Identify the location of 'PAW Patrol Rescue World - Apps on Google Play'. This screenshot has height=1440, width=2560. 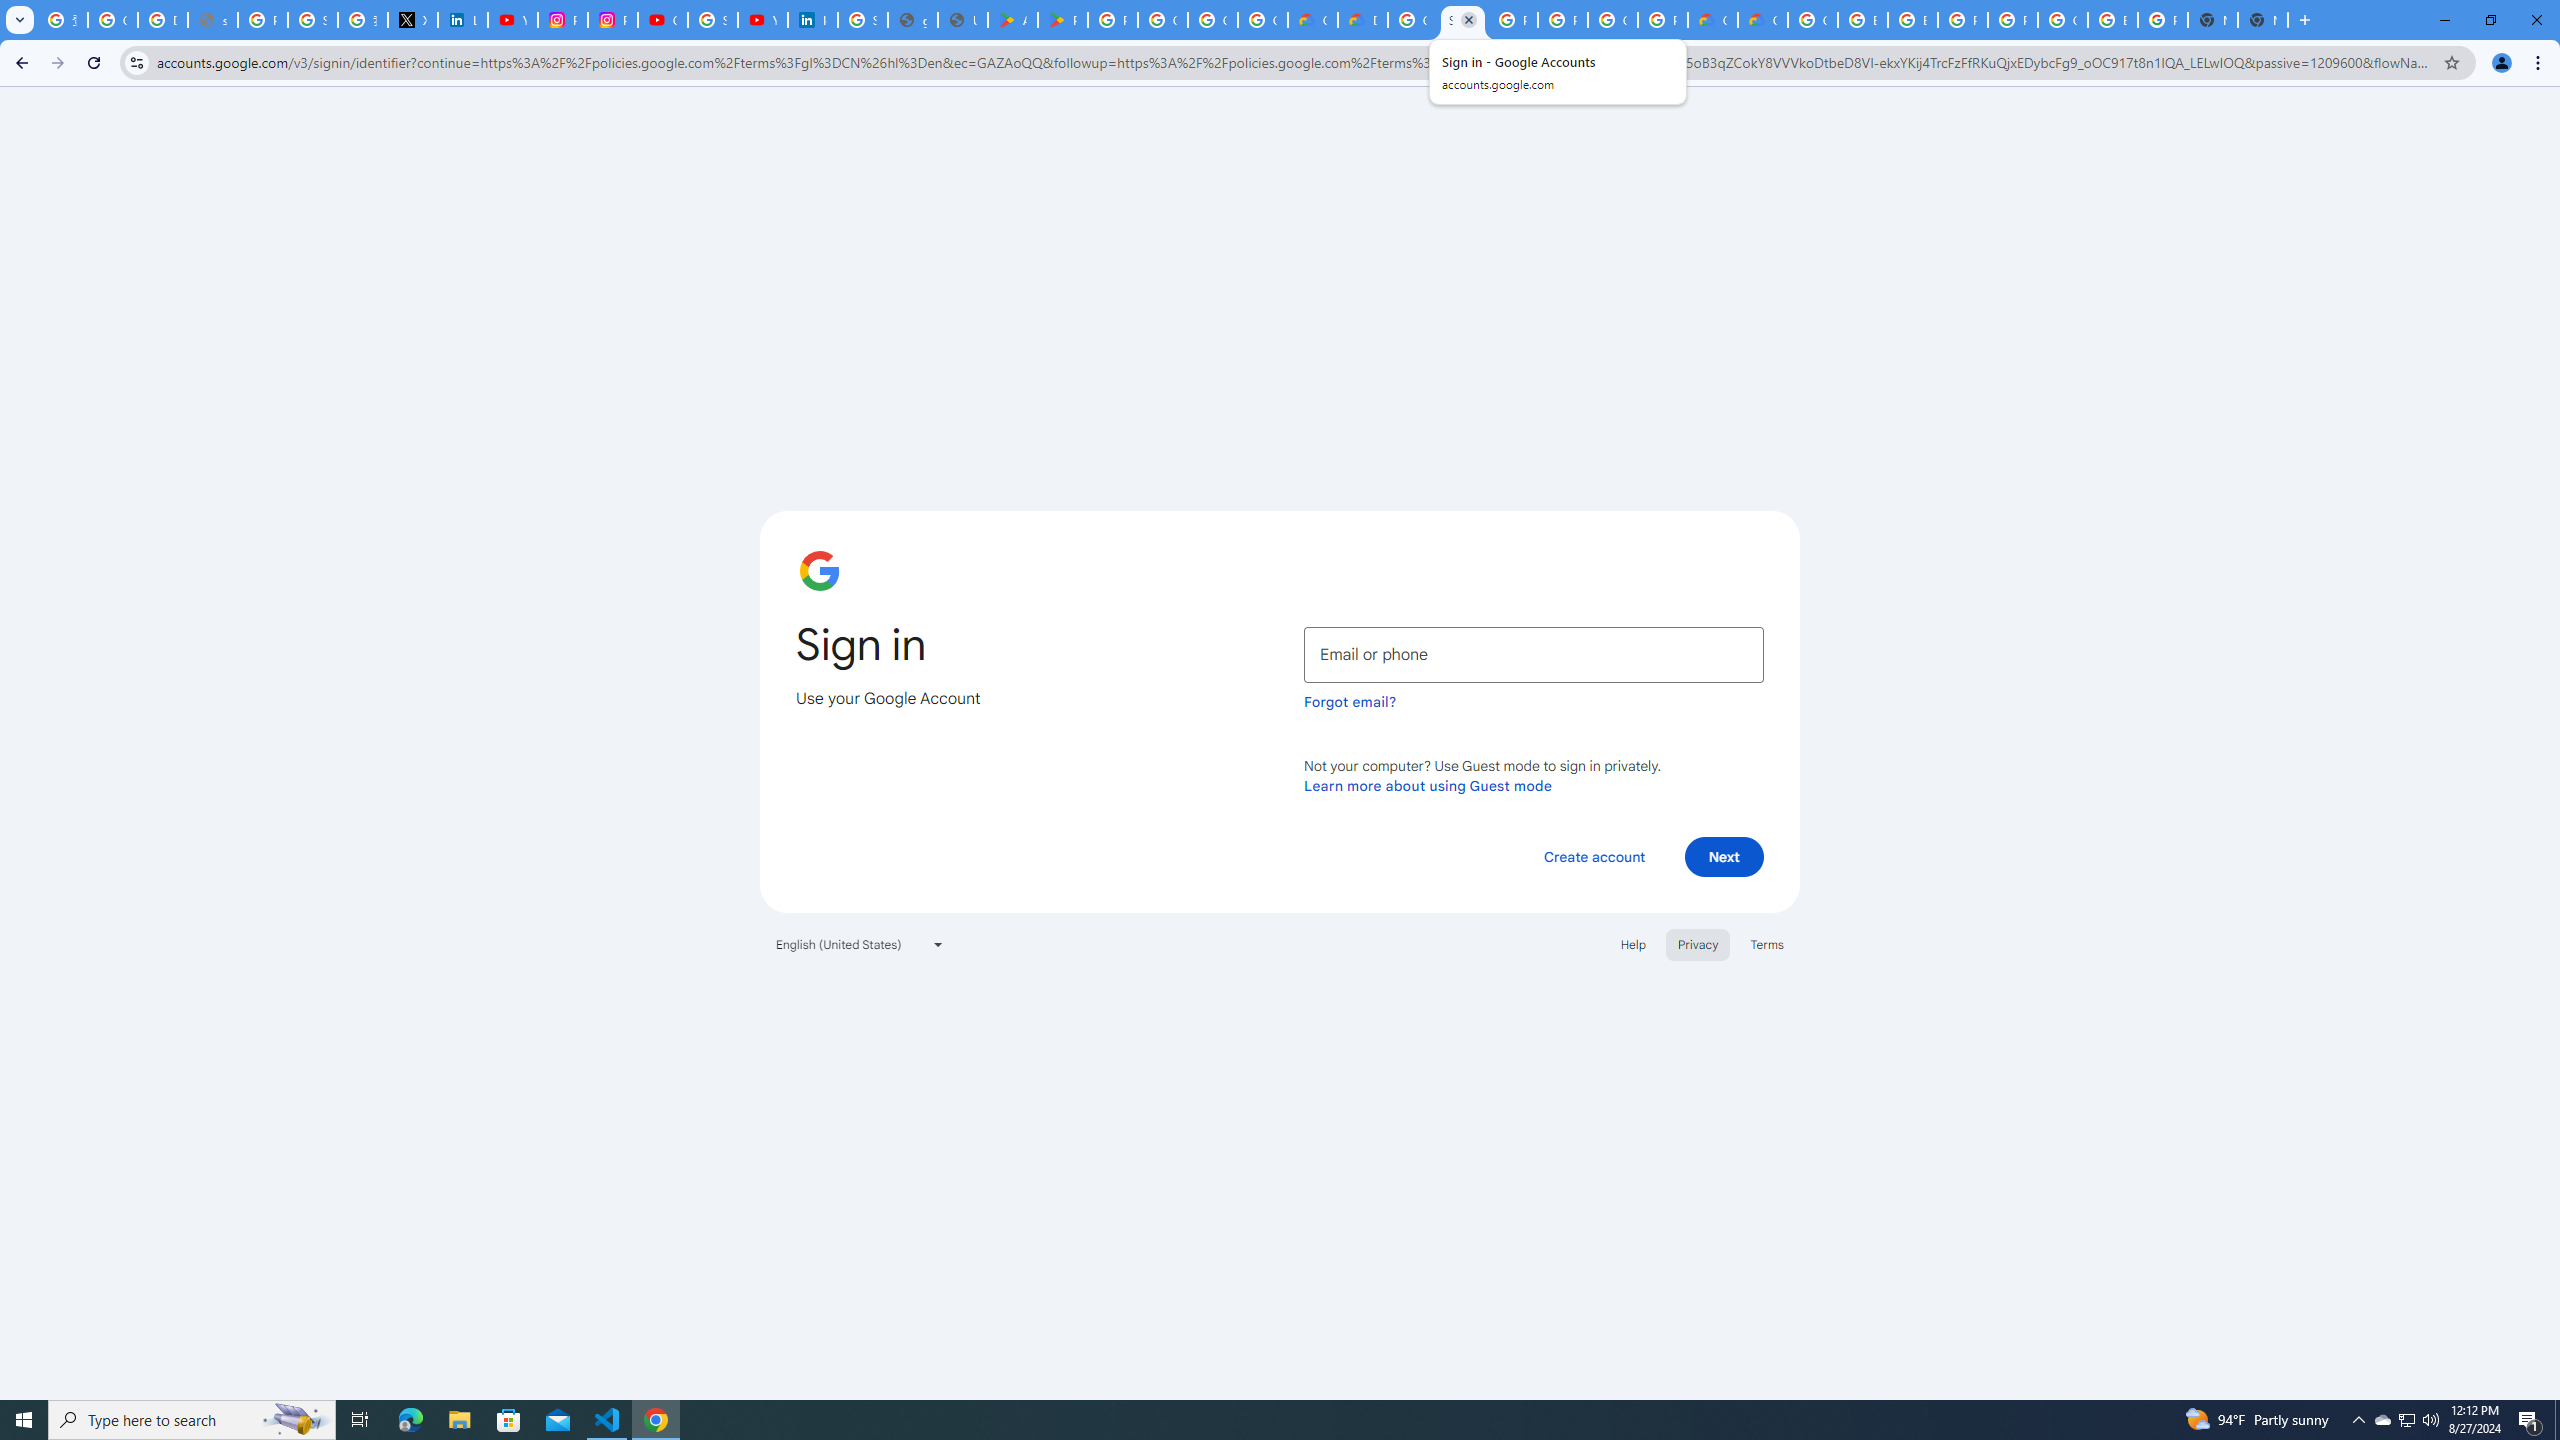
(1063, 19).